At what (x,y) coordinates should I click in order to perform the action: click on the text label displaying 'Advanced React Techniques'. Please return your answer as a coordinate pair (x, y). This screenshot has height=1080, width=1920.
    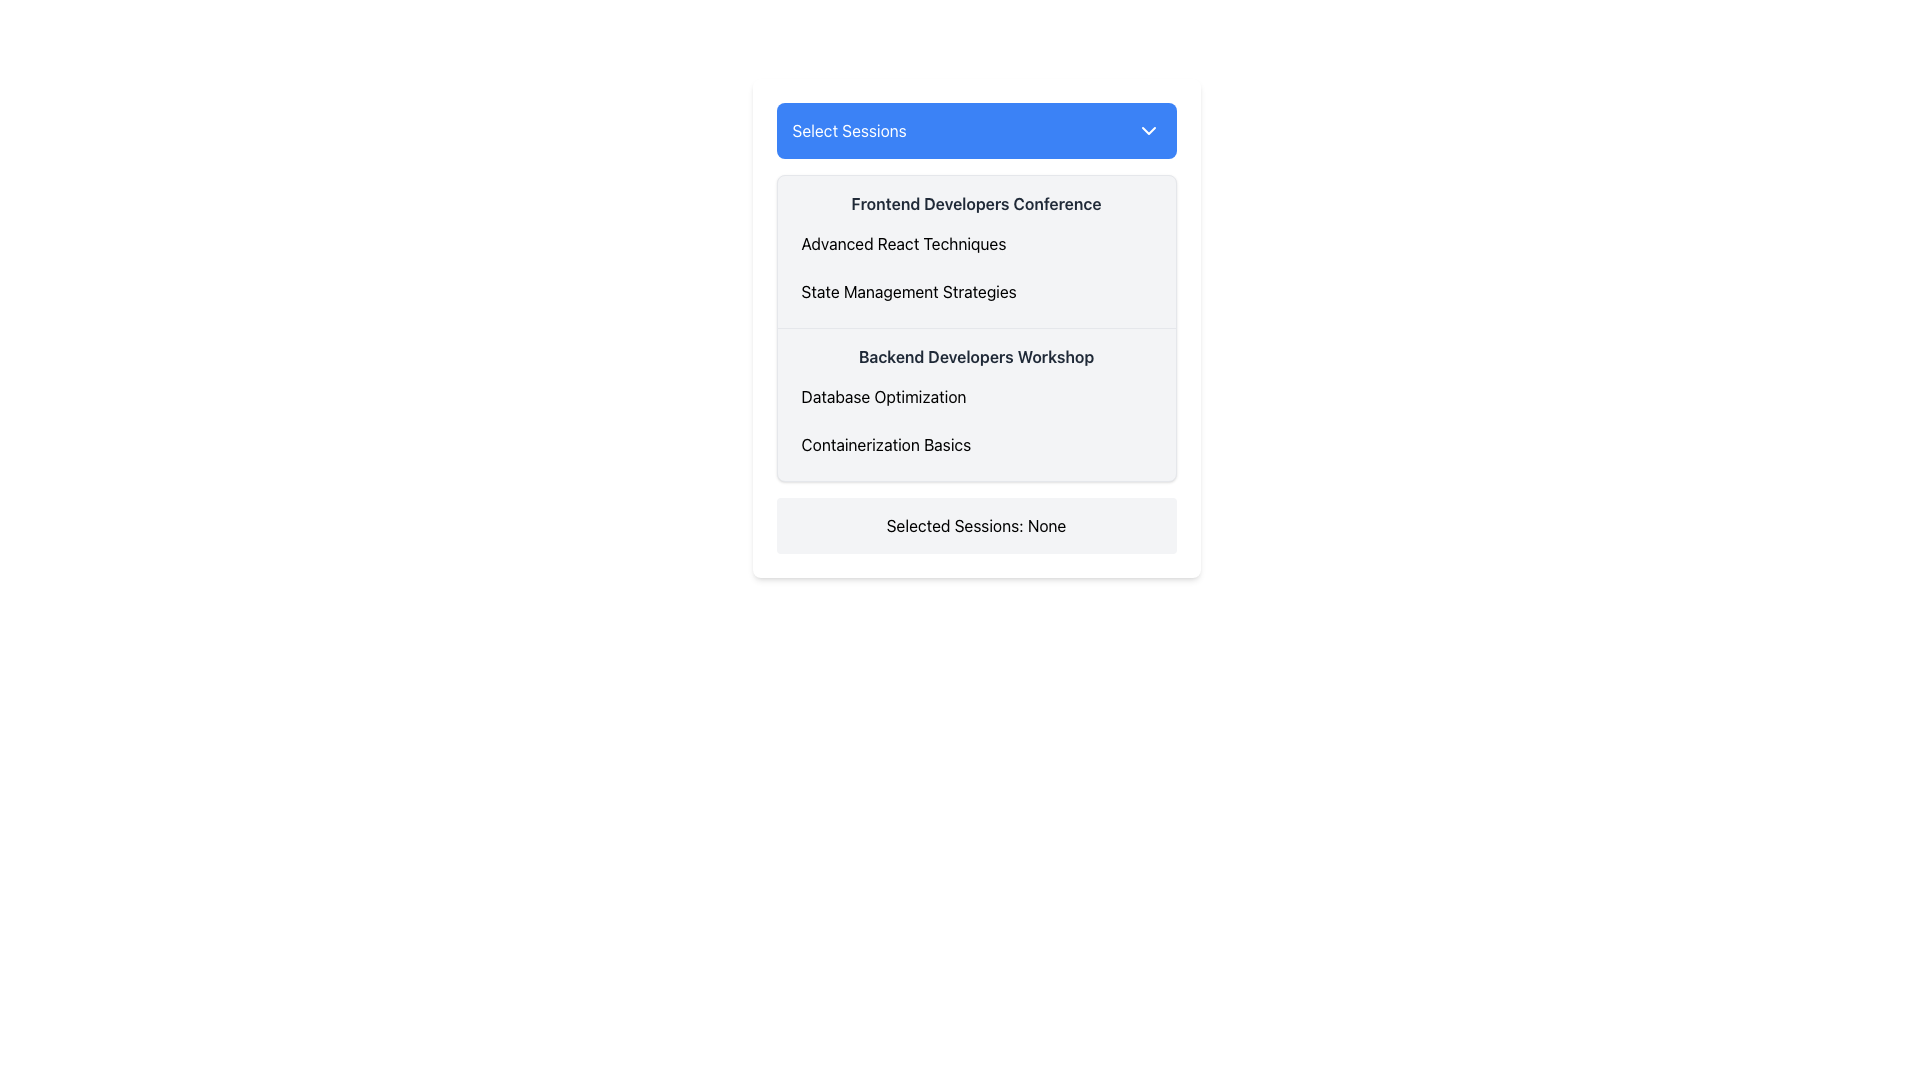
    Looking at the image, I should click on (902, 242).